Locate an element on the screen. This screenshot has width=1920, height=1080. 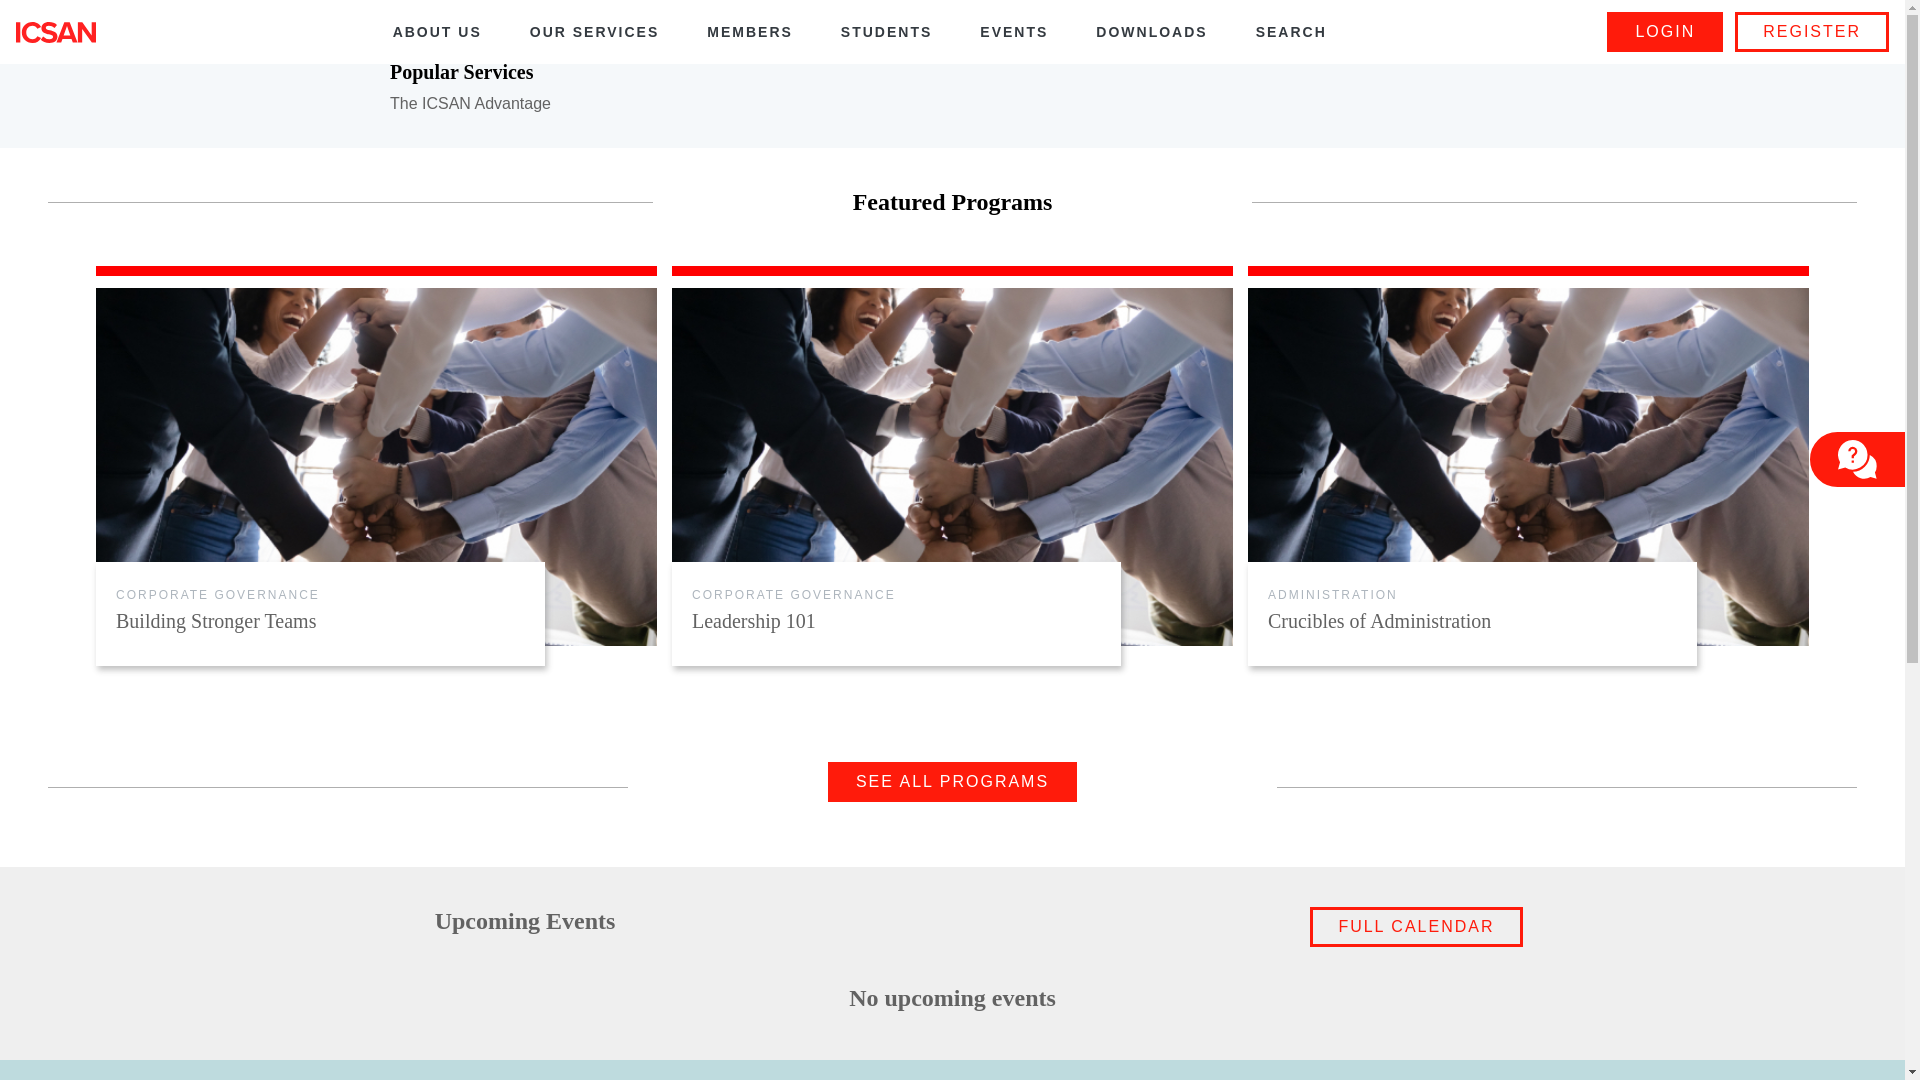
'REGISTER' is located at coordinates (1812, 31).